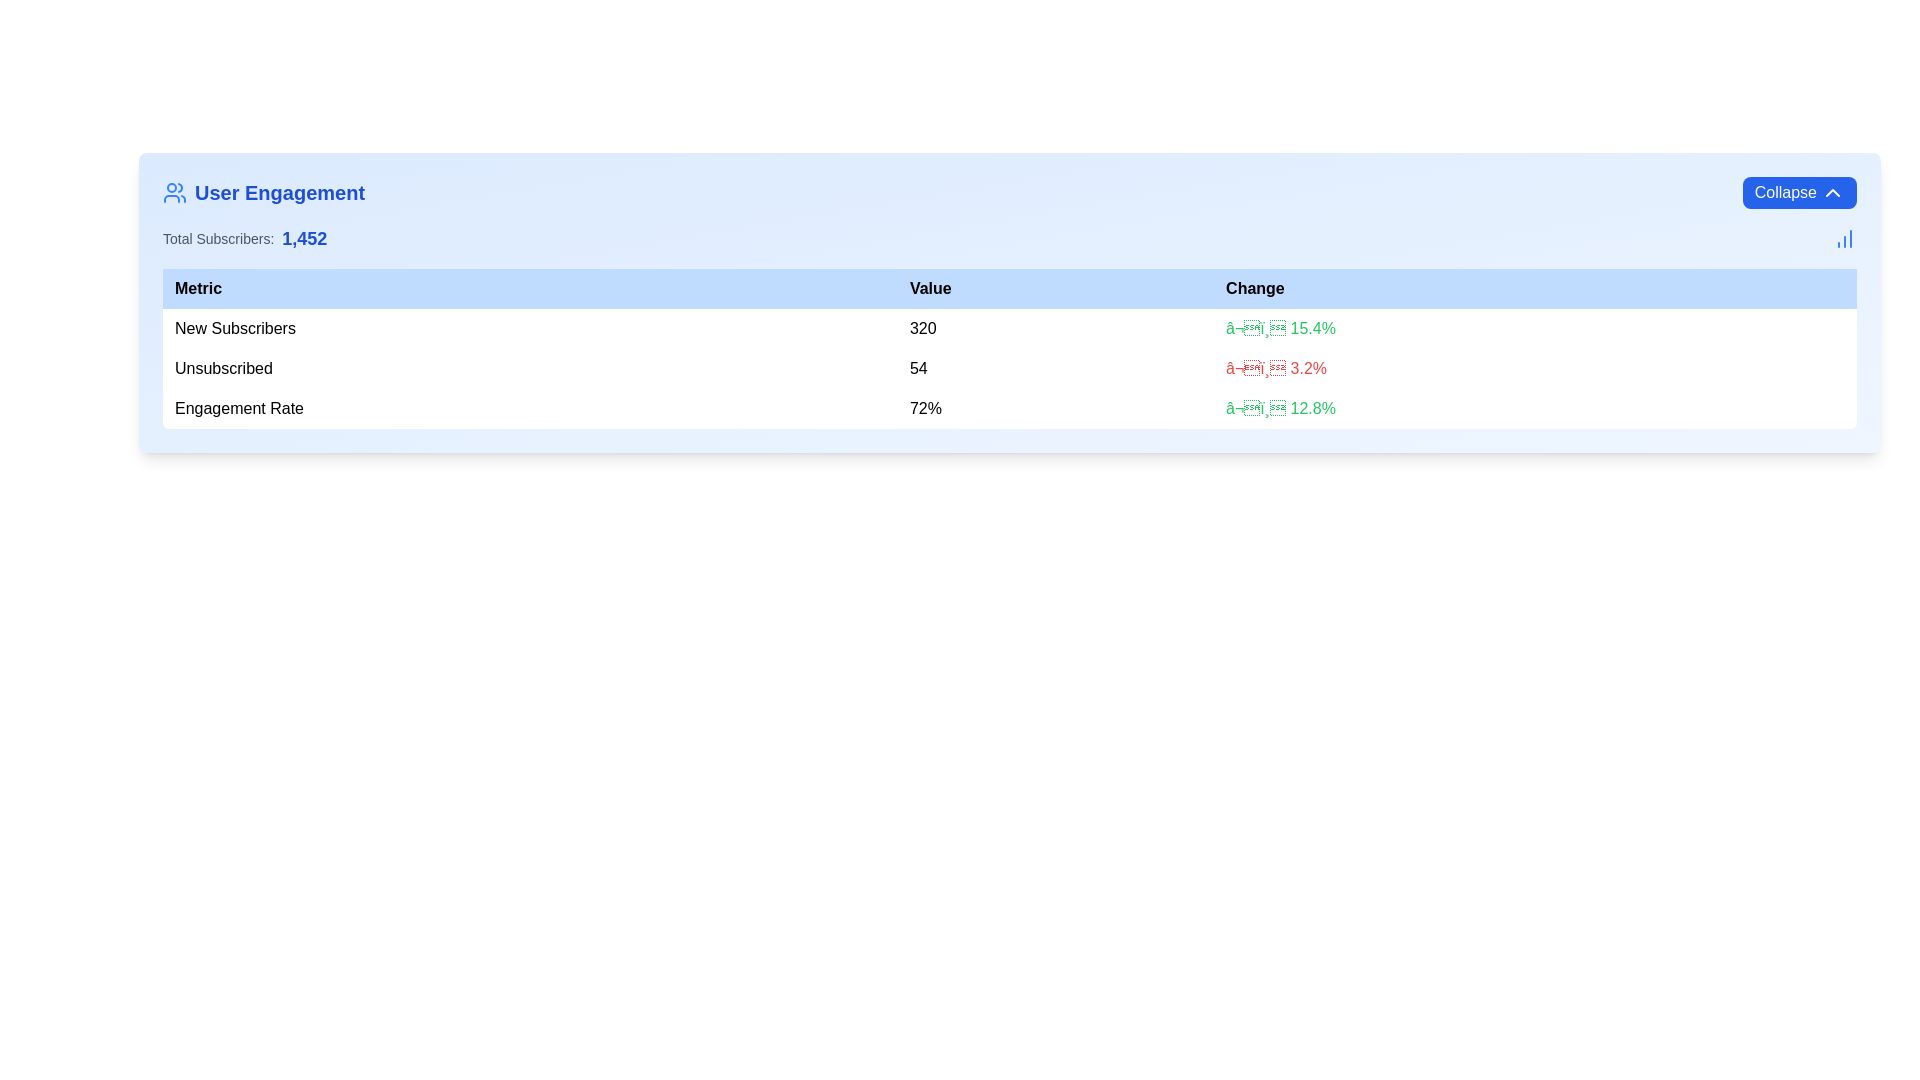  What do you see at coordinates (174, 192) in the screenshot?
I see `the decorative icon representing 'User Engagement' located at the leftmost side of the 'User Engagement' section, before the text title` at bounding box center [174, 192].